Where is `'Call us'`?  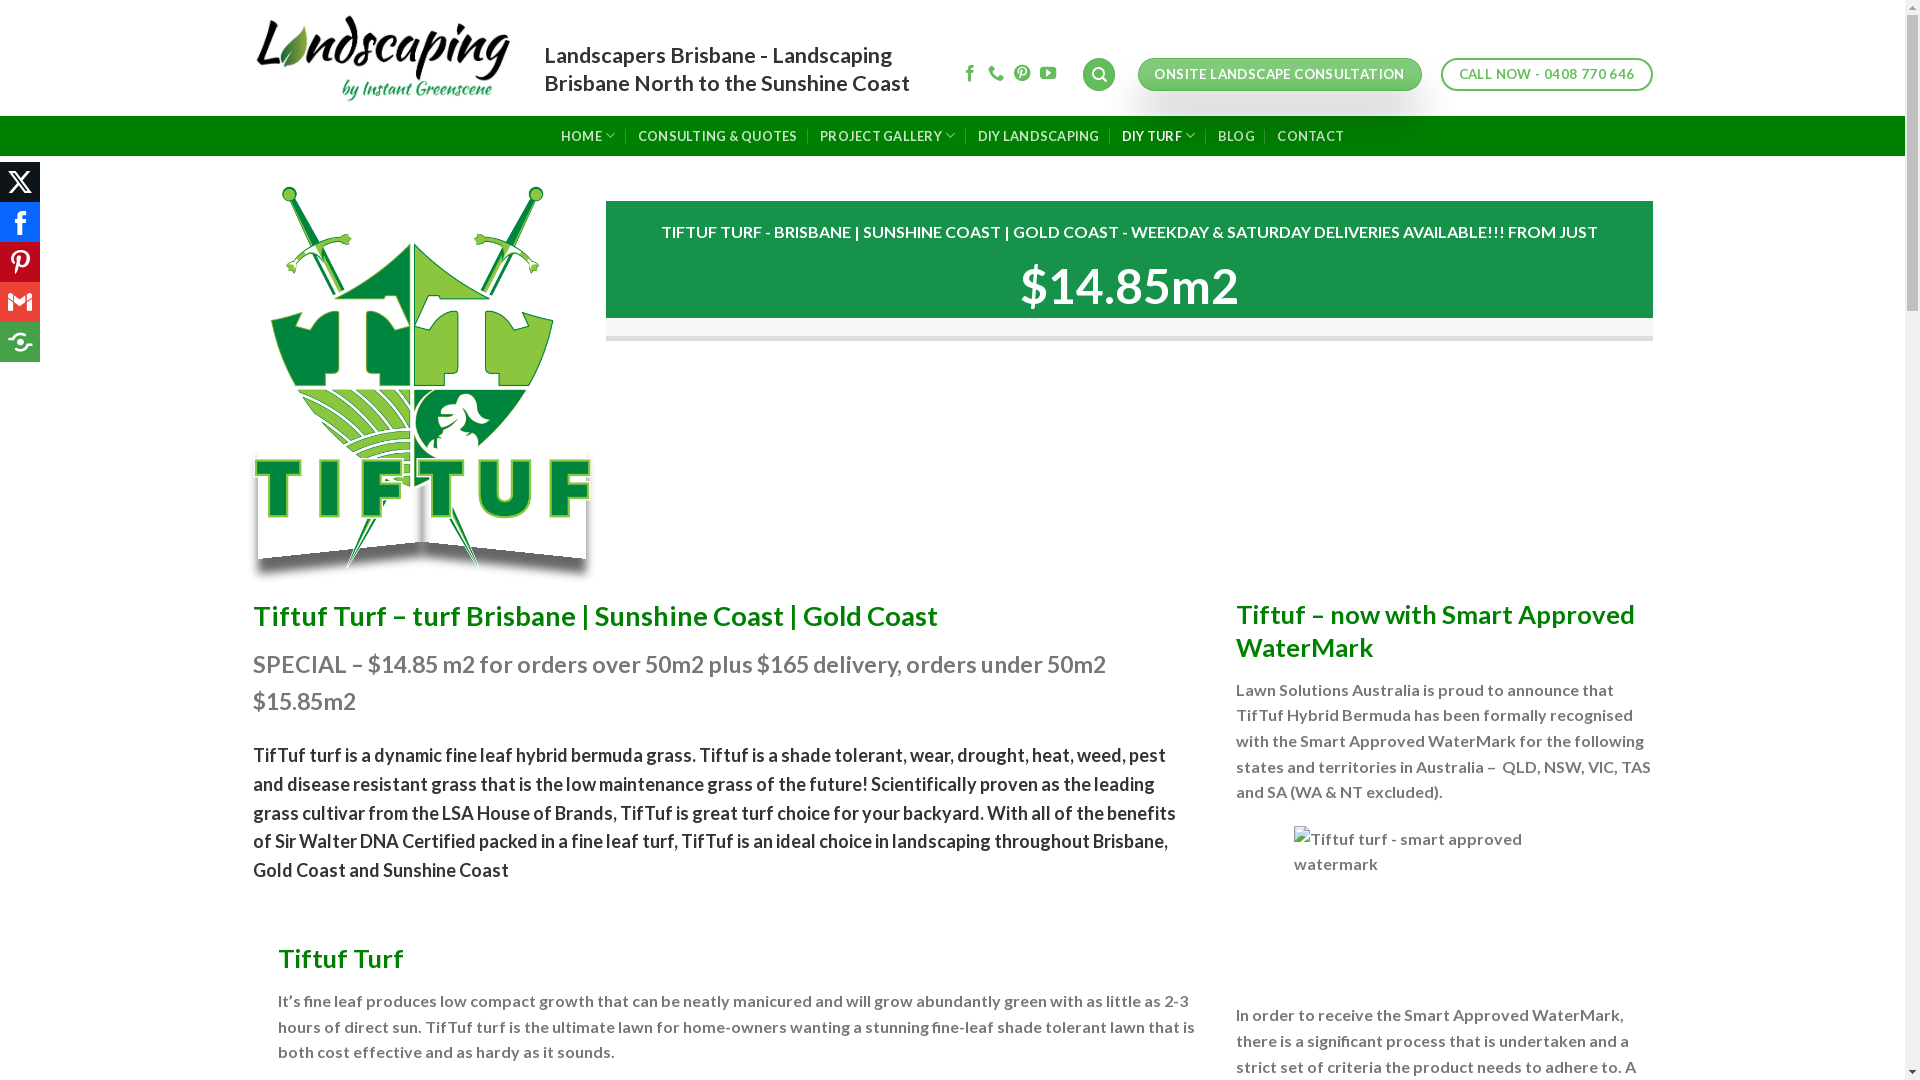 'Call us' is located at coordinates (996, 72).